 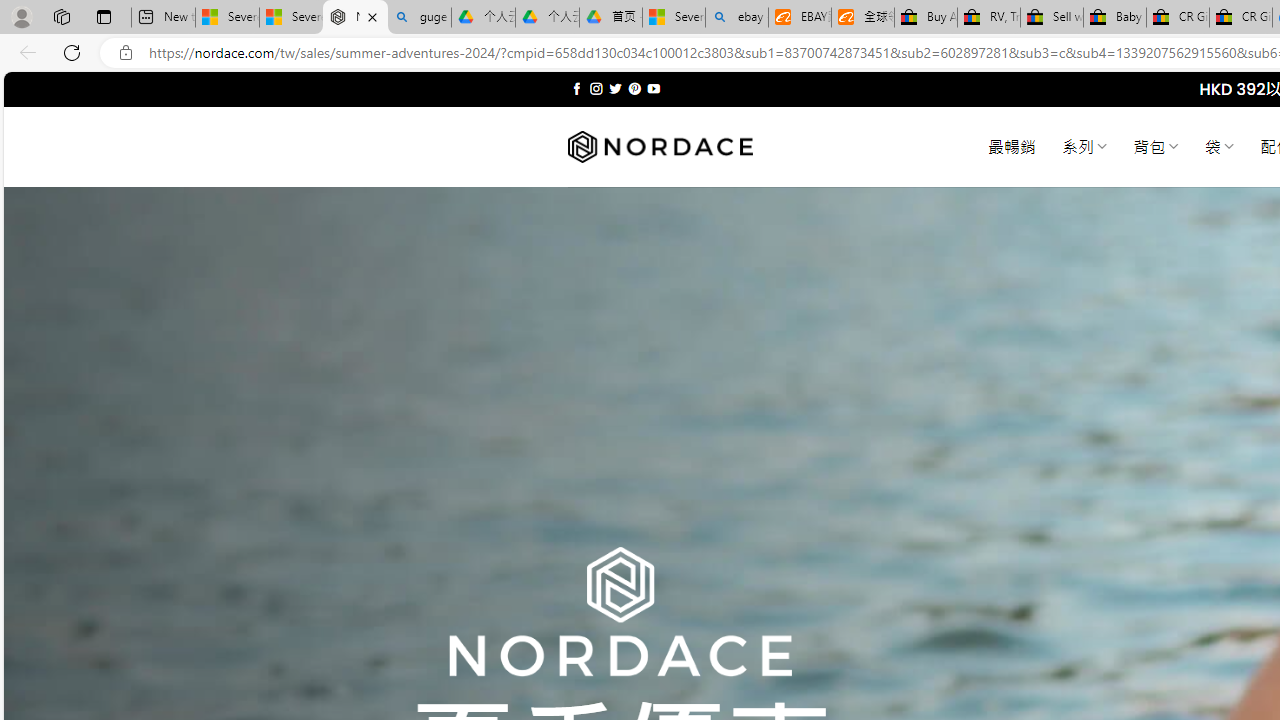 I want to click on 'ebay - Search', so click(x=736, y=17).